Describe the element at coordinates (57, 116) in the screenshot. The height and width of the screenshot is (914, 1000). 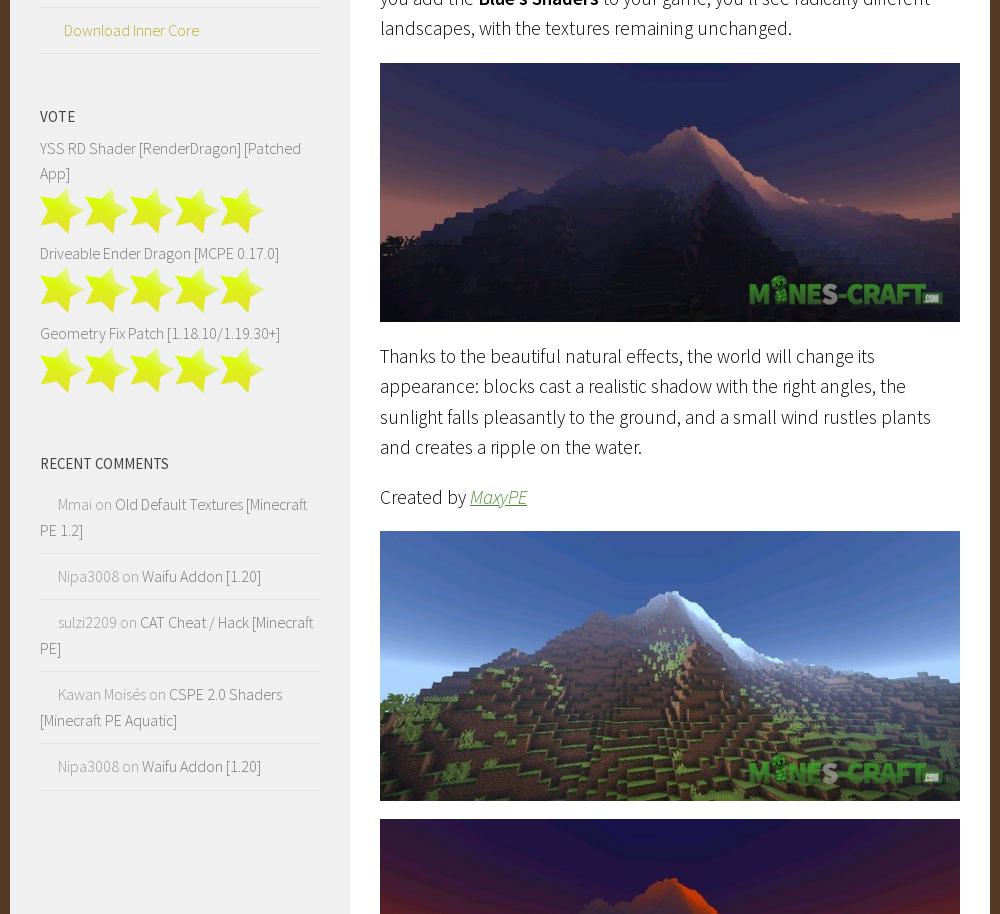
I see `'Vote'` at that location.